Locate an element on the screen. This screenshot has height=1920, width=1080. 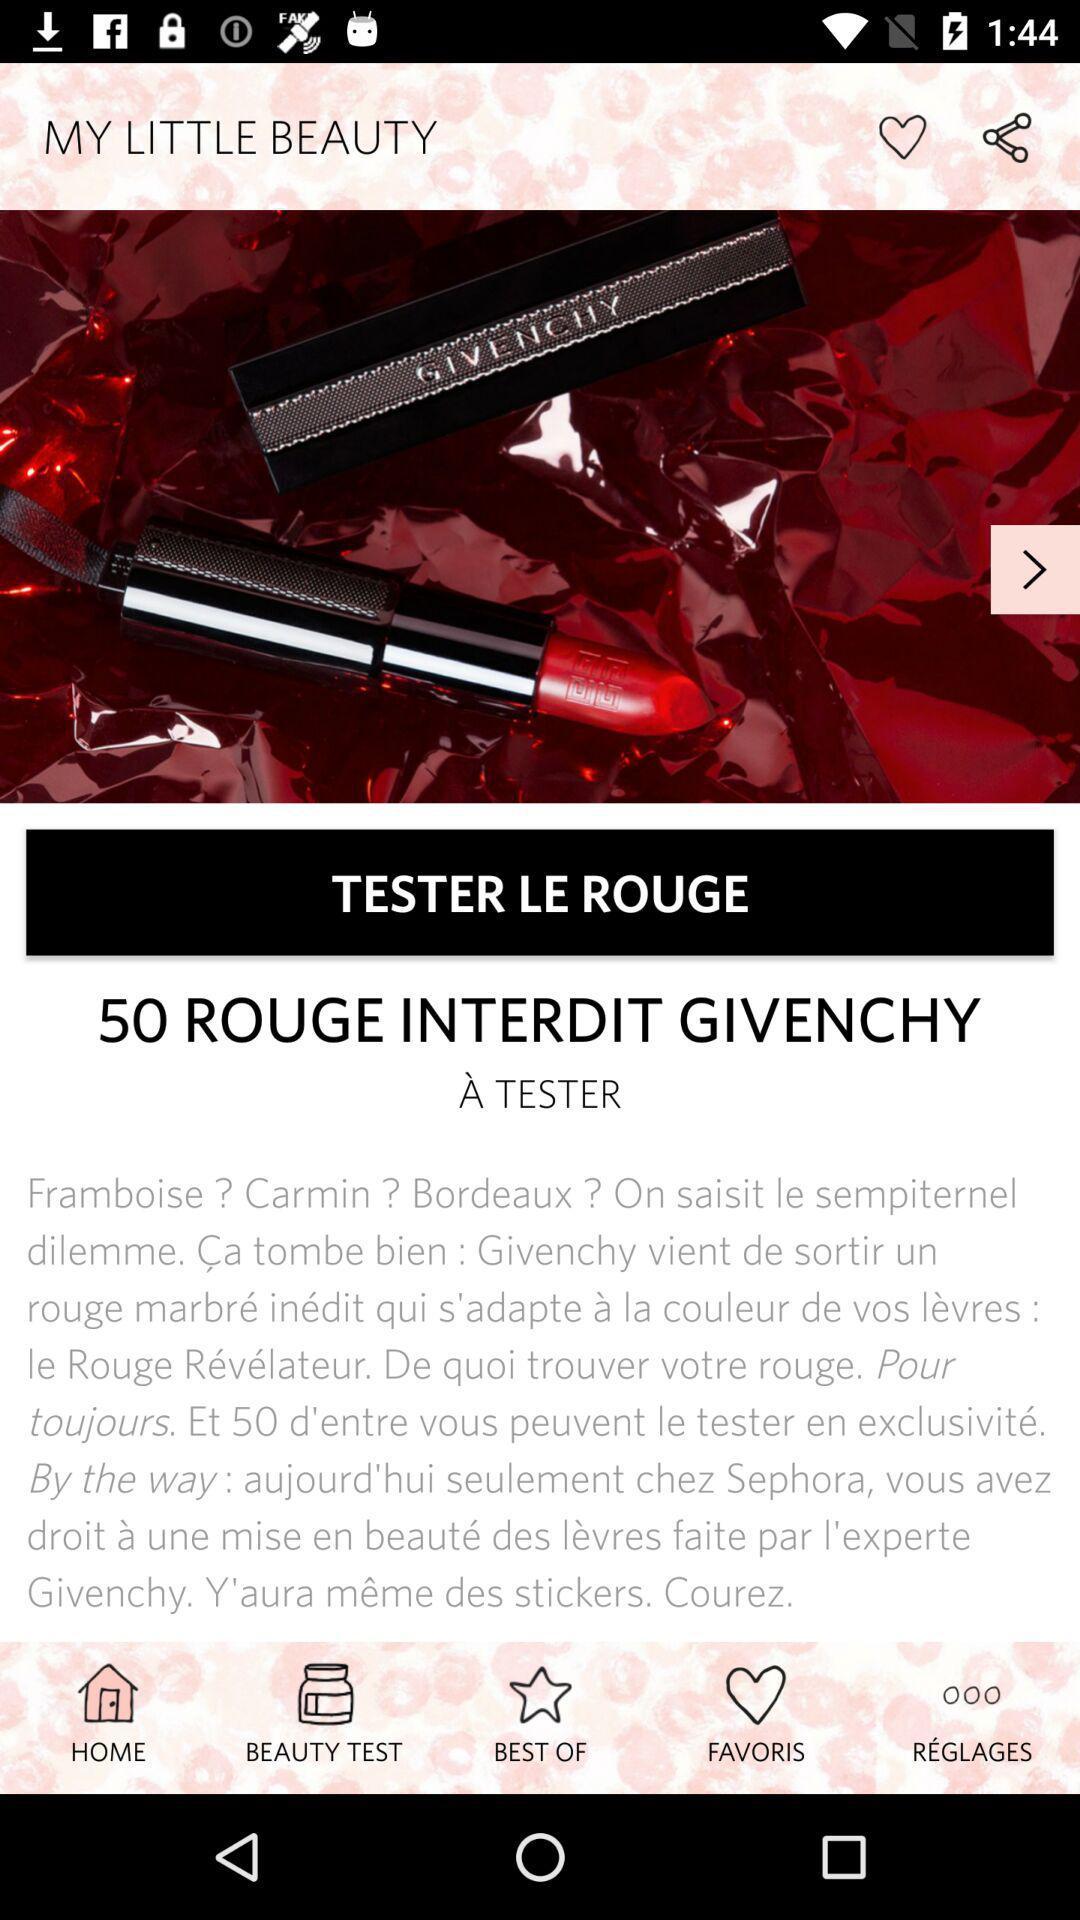
the icon next to the beauty test icon is located at coordinates (108, 1716).